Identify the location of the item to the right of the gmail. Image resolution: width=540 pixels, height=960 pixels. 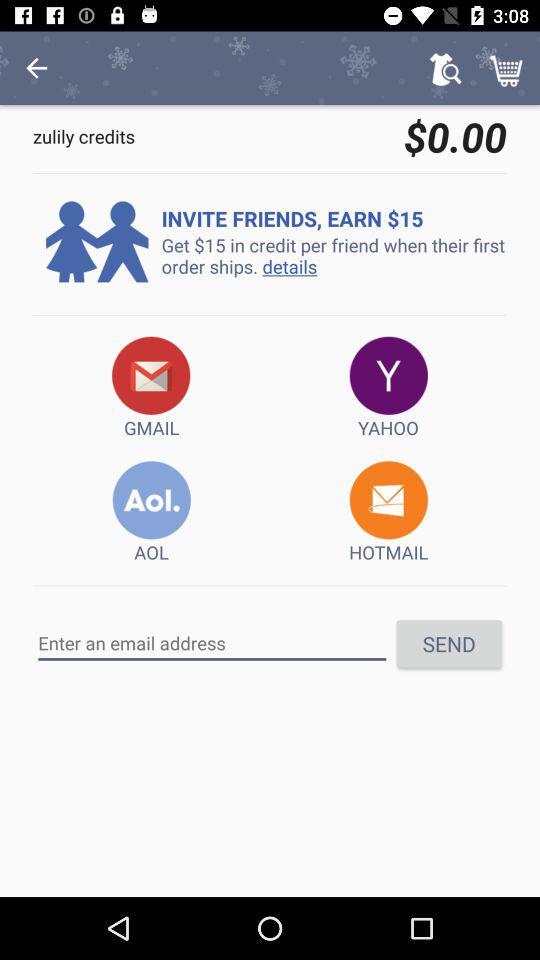
(388, 387).